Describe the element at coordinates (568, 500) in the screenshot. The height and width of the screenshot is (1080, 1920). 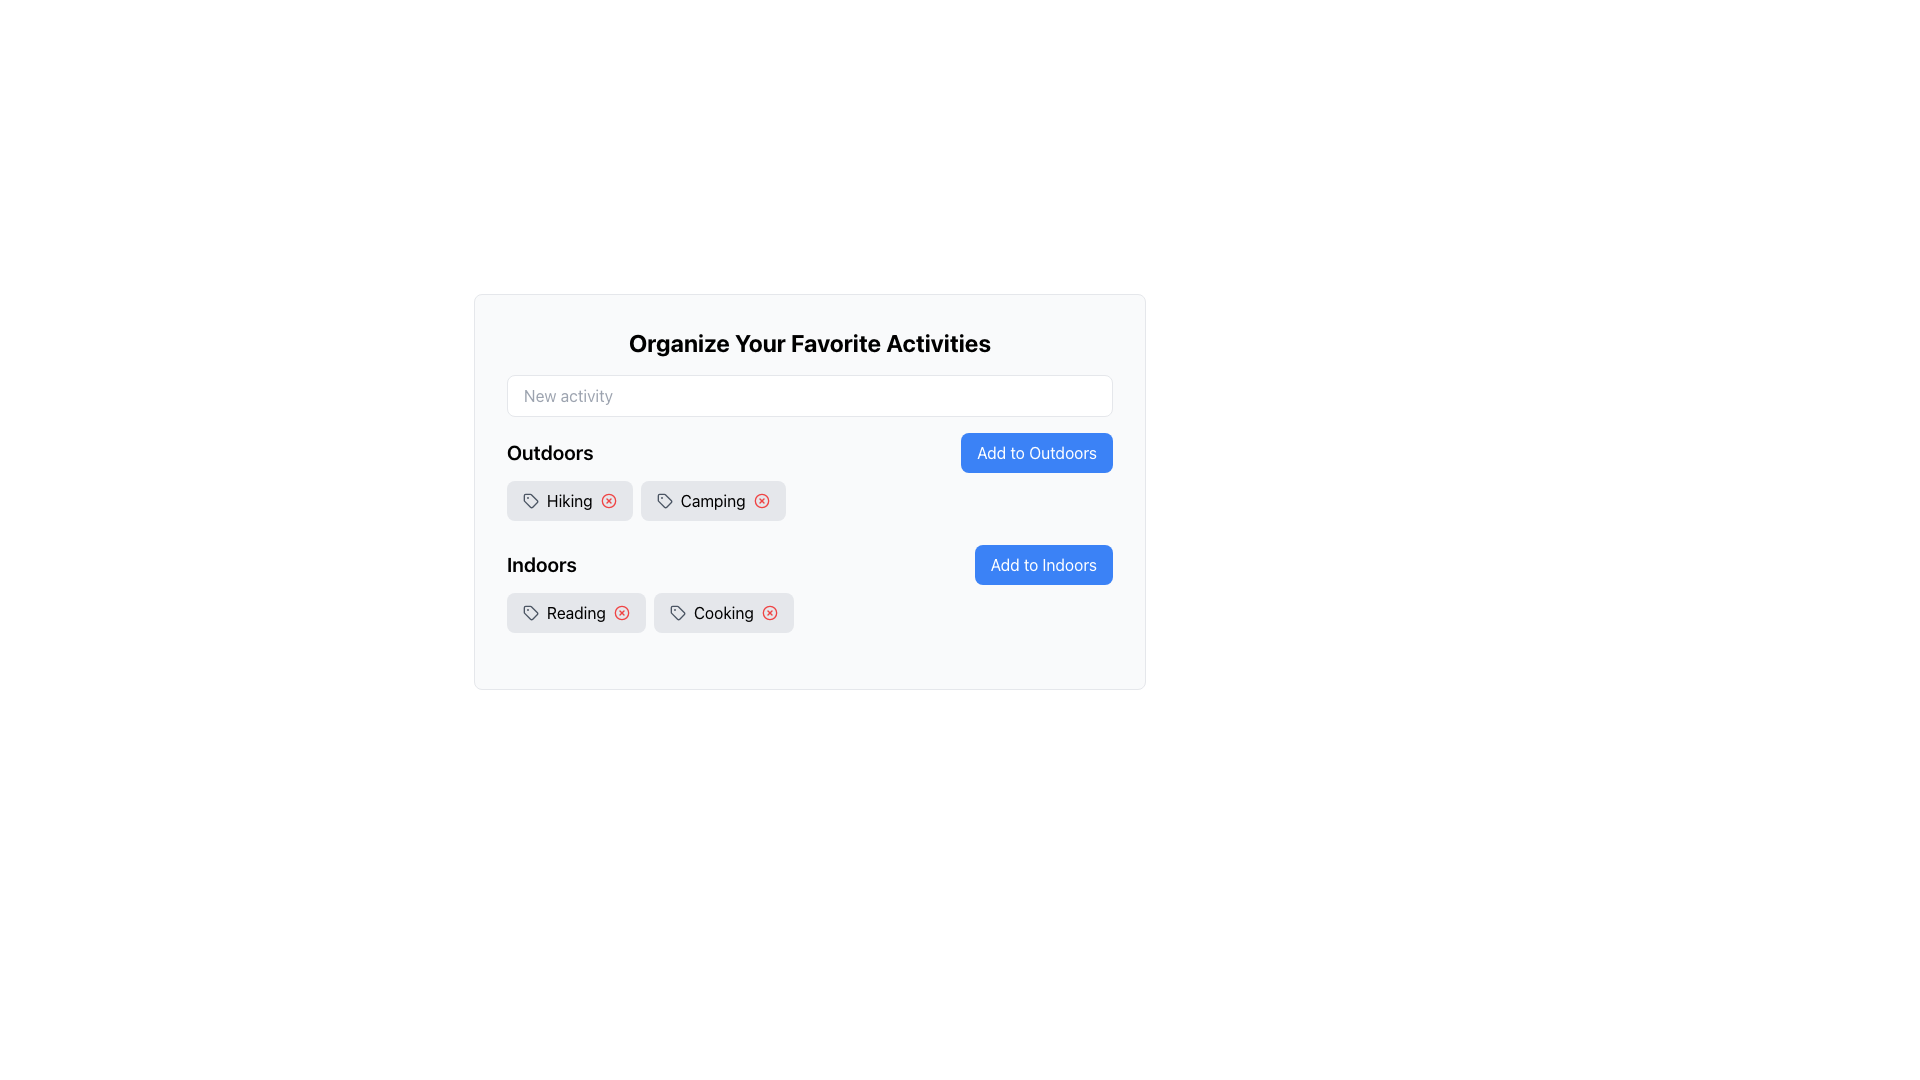
I see `the tag icon on the 'Hiking' label in the 'Outdoors' section` at that location.